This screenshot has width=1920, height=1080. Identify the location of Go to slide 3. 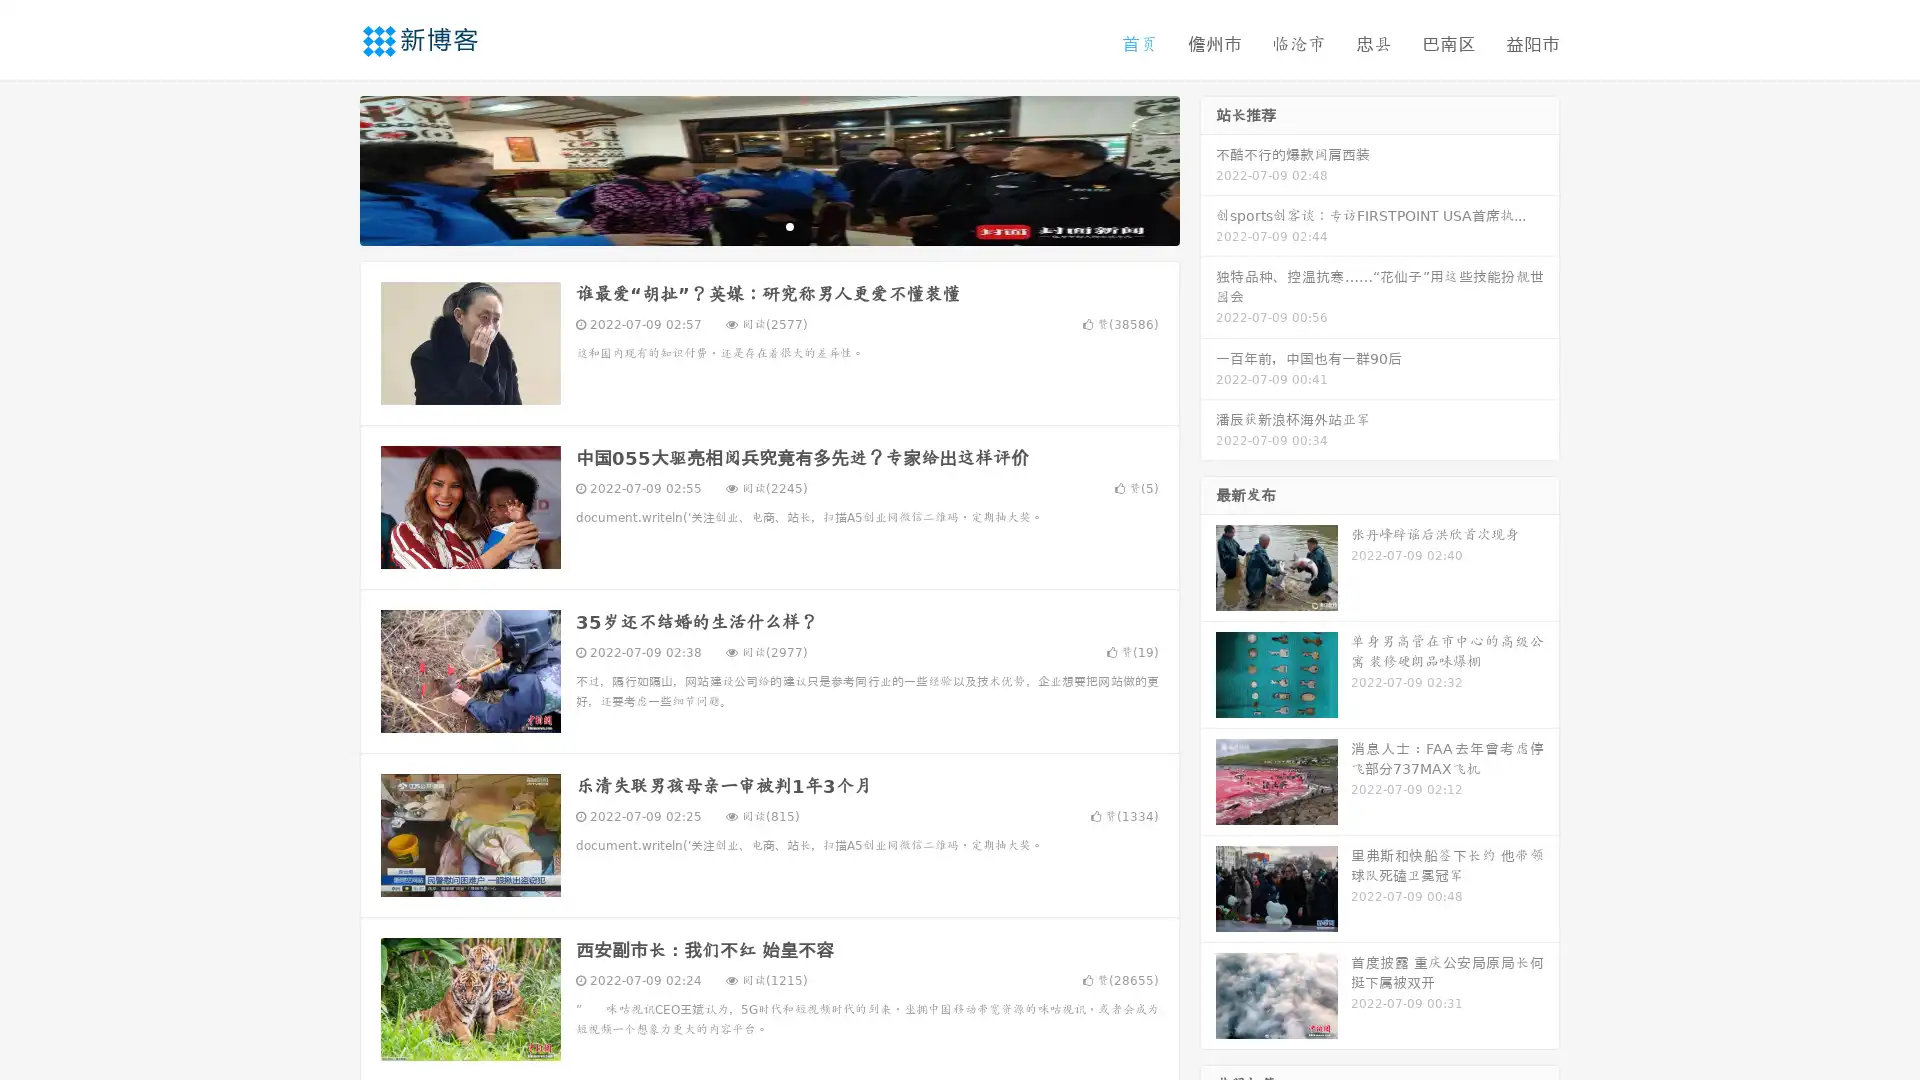
(789, 225).